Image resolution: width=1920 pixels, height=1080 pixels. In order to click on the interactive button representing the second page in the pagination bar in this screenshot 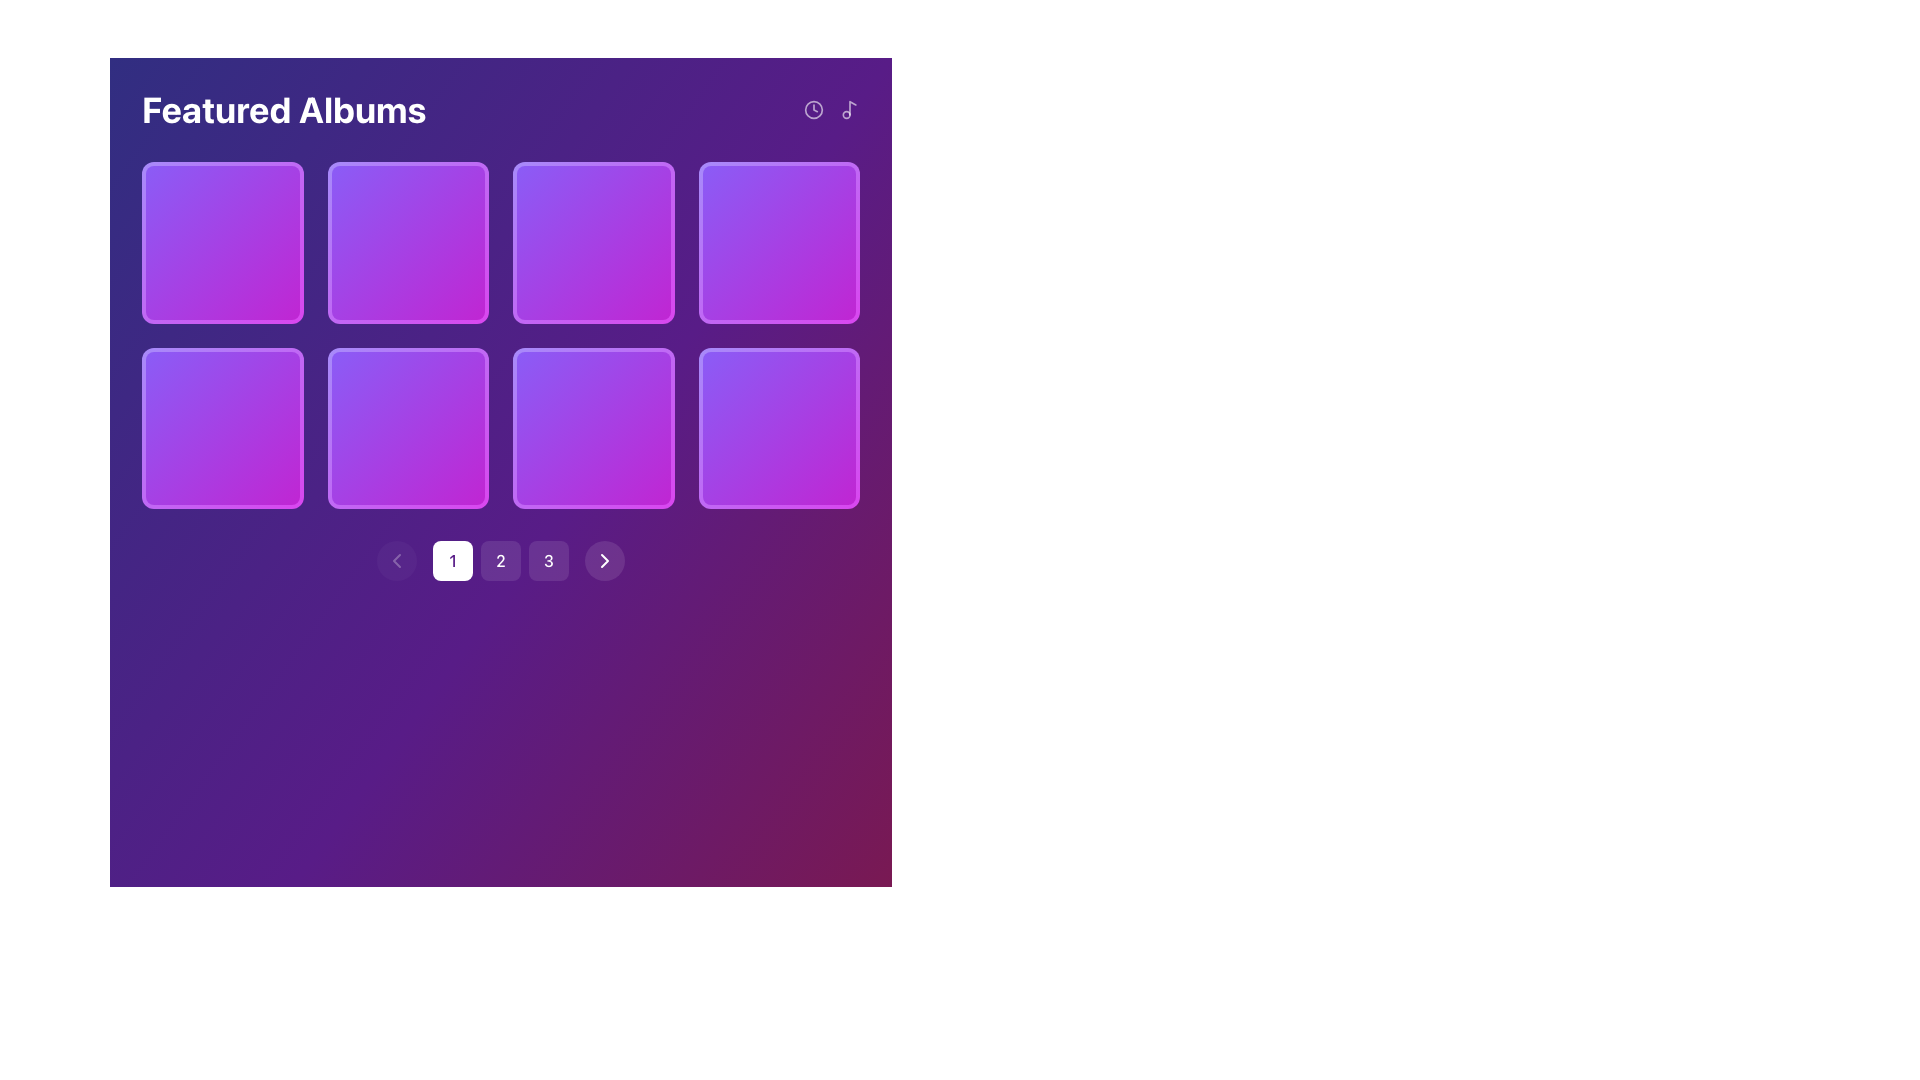, I will do `click(500, 560)`.